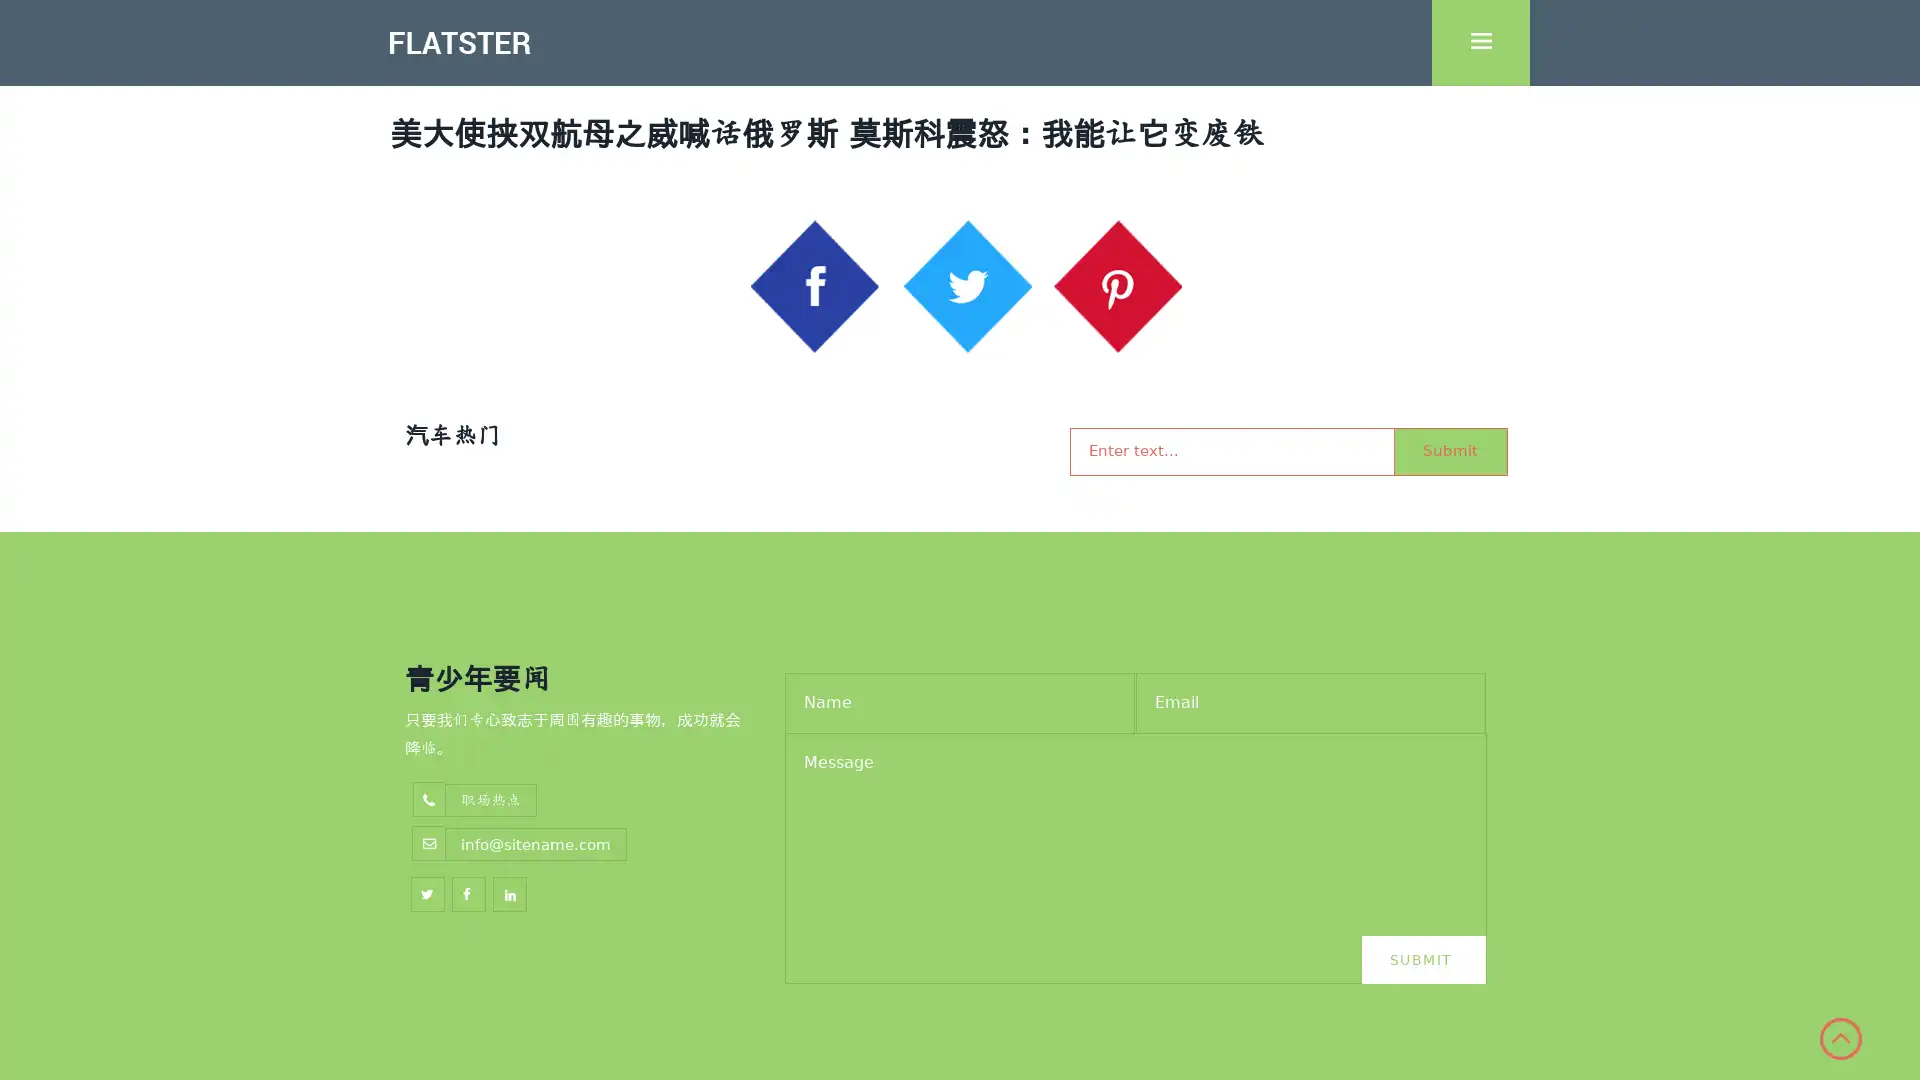  Describe the element at coordinates (1441, 451) in the screenshot. I see `Submit` at that location.